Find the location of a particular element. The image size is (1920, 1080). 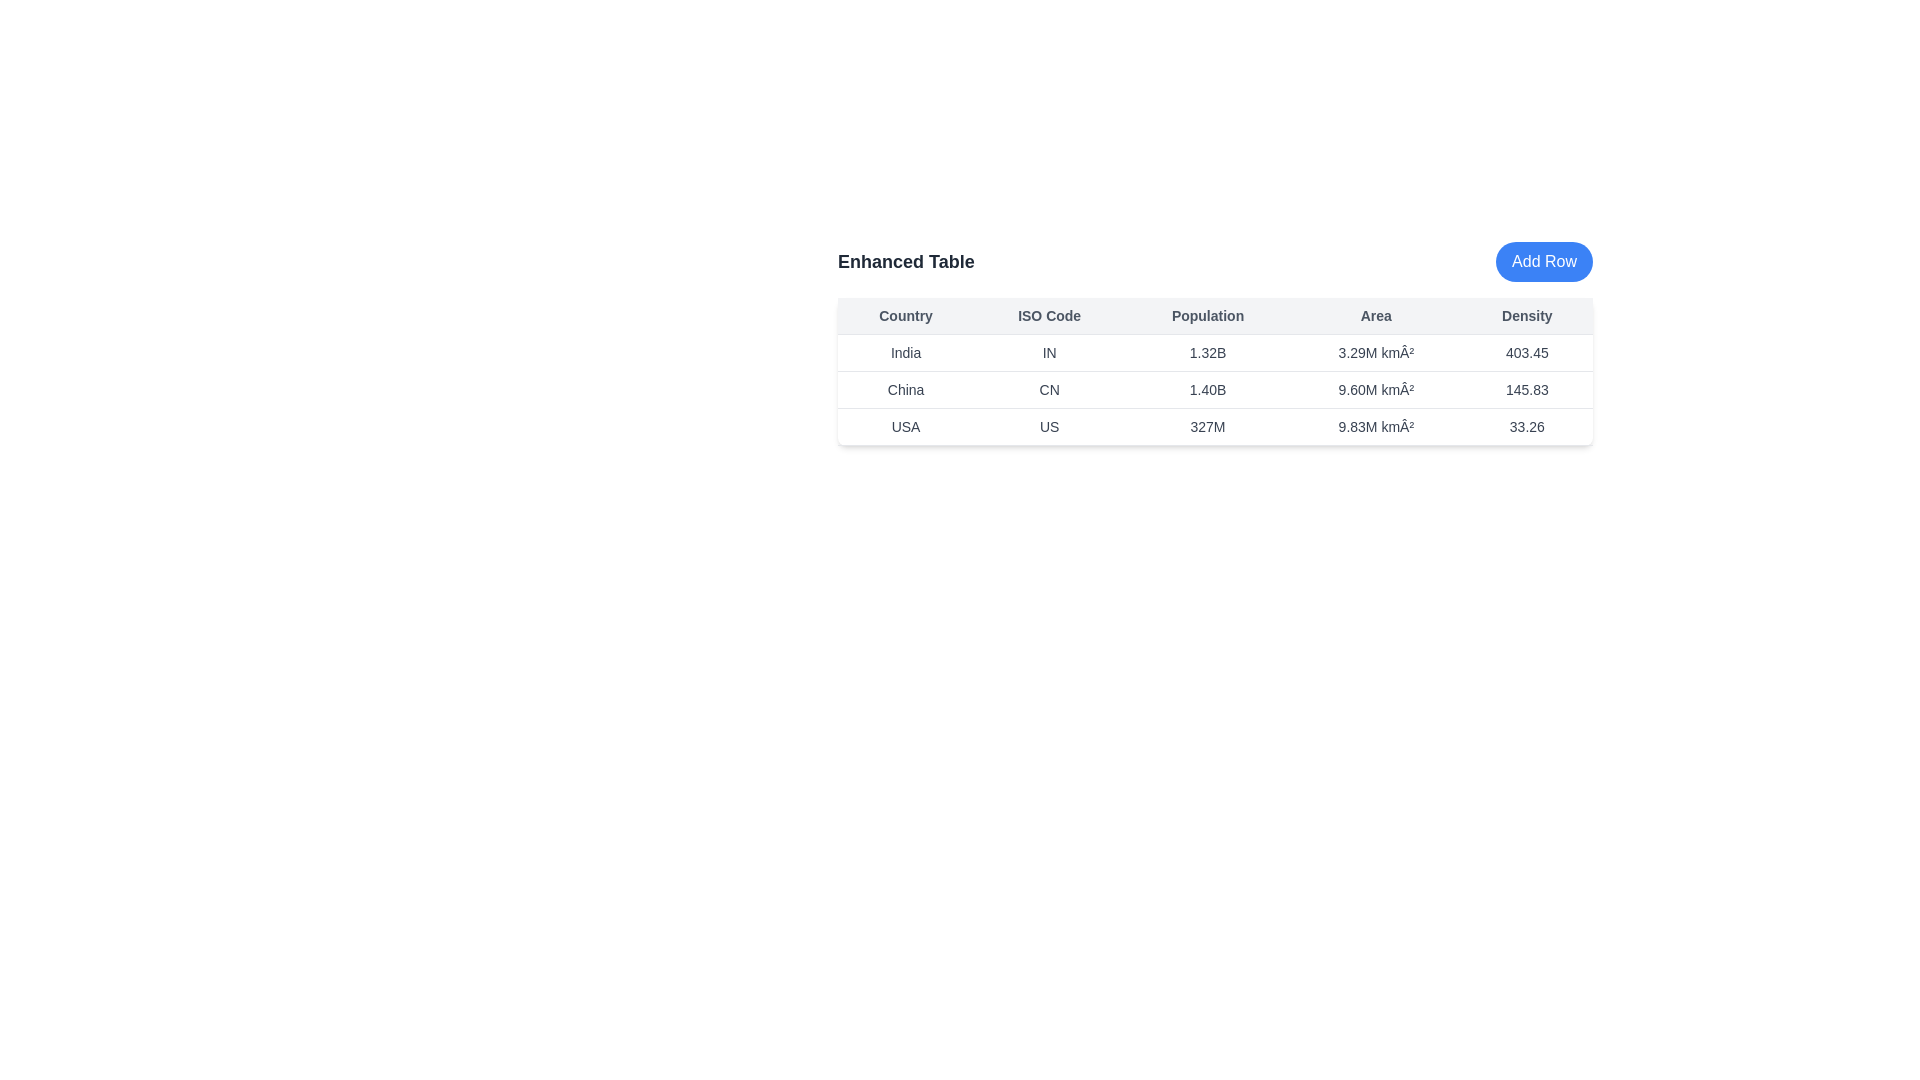

the text label 'ISO Code' which is the second column header in a table's header row, visually distinct with a gray background is located at coordinates (1048, 315).